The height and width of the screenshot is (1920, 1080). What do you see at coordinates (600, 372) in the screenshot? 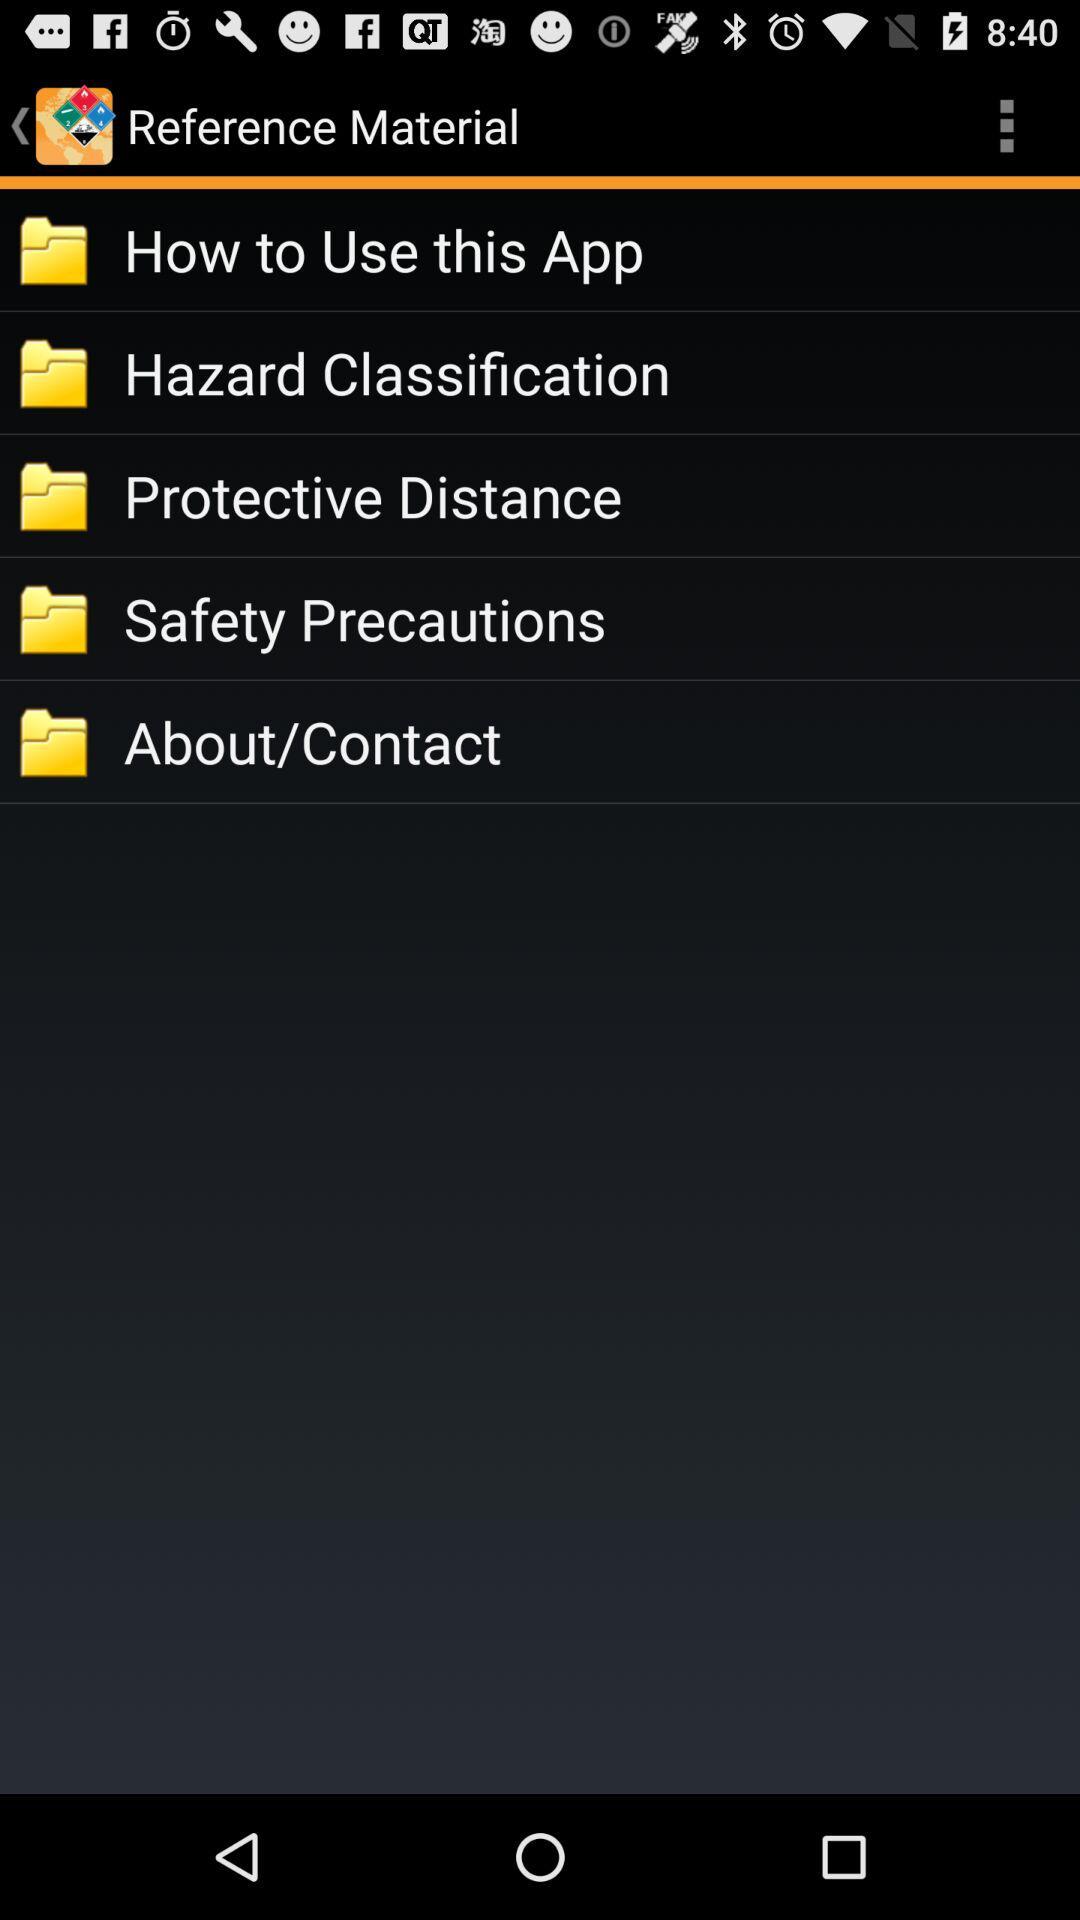
I see `the hazard classification item` at bounding box center [600, 372].